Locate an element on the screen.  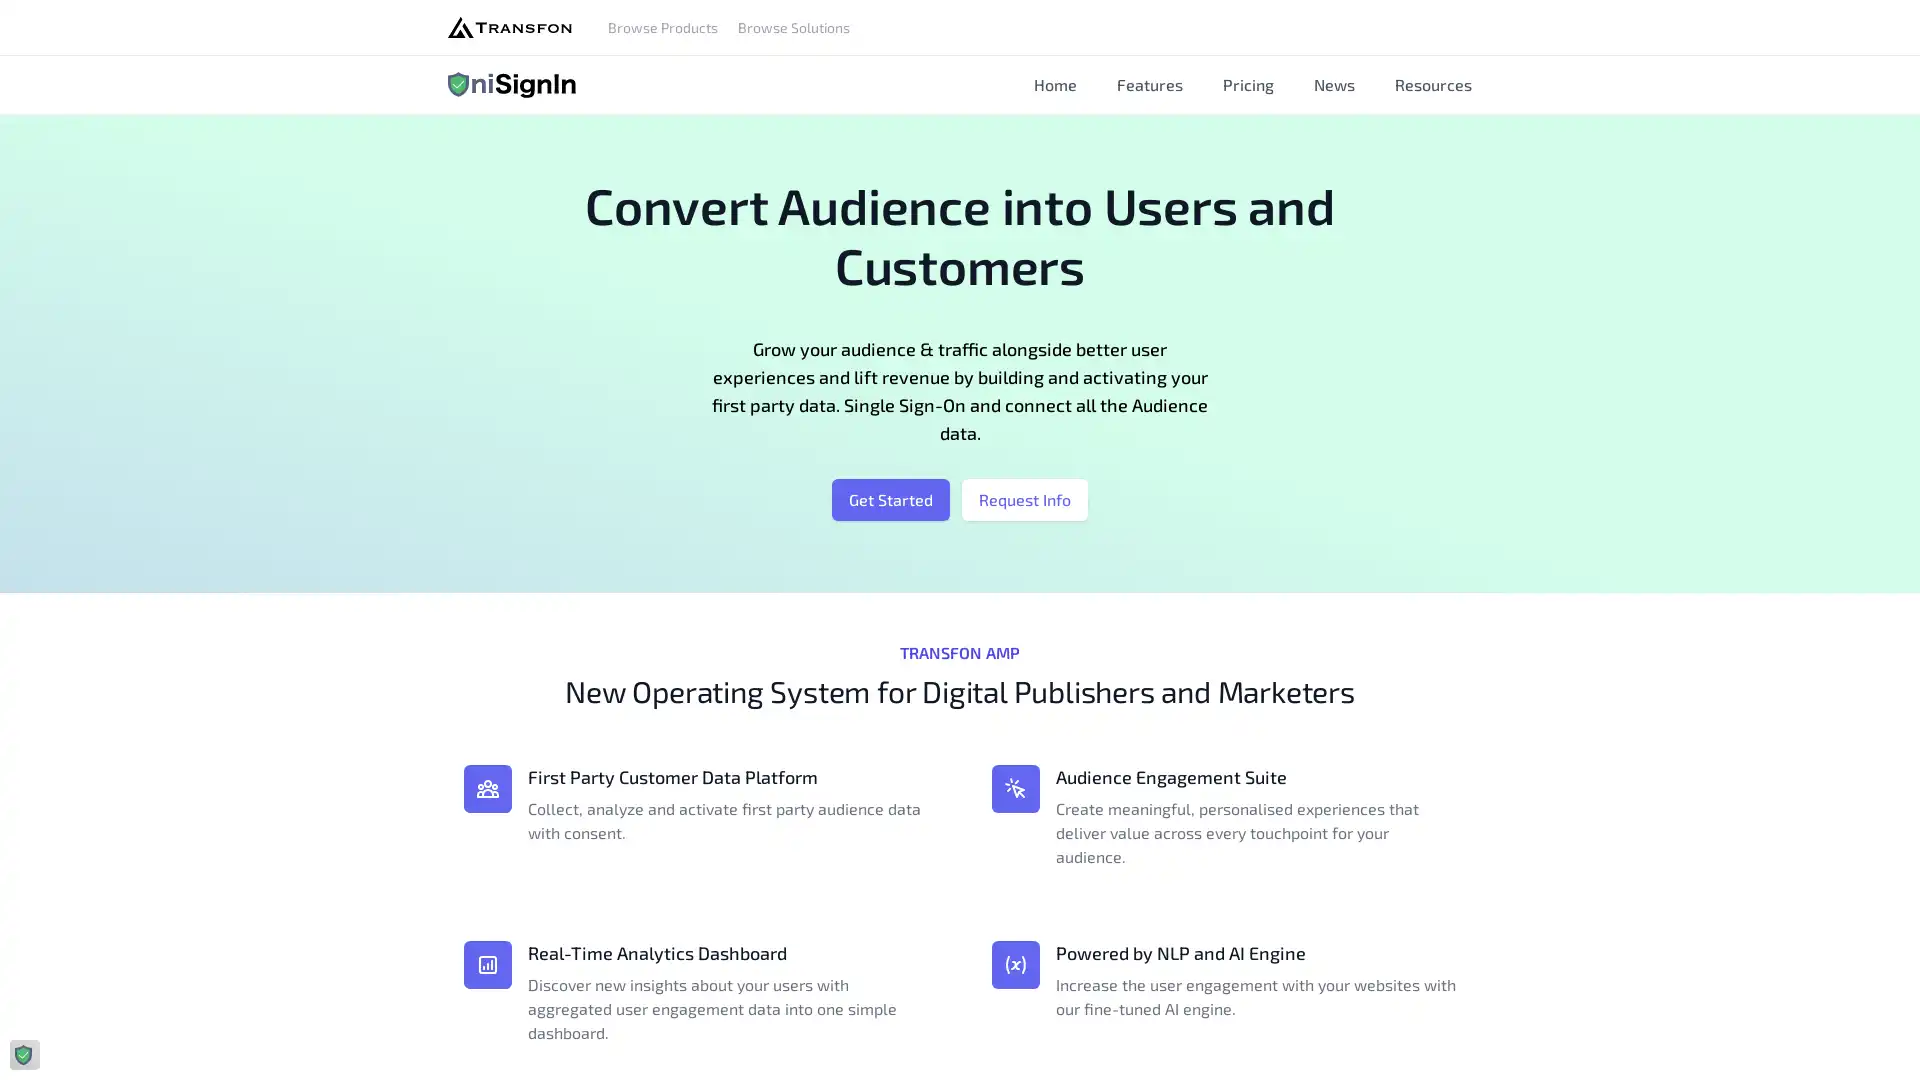
Do Not Sell My Data is located at coordinates (134, 1043).